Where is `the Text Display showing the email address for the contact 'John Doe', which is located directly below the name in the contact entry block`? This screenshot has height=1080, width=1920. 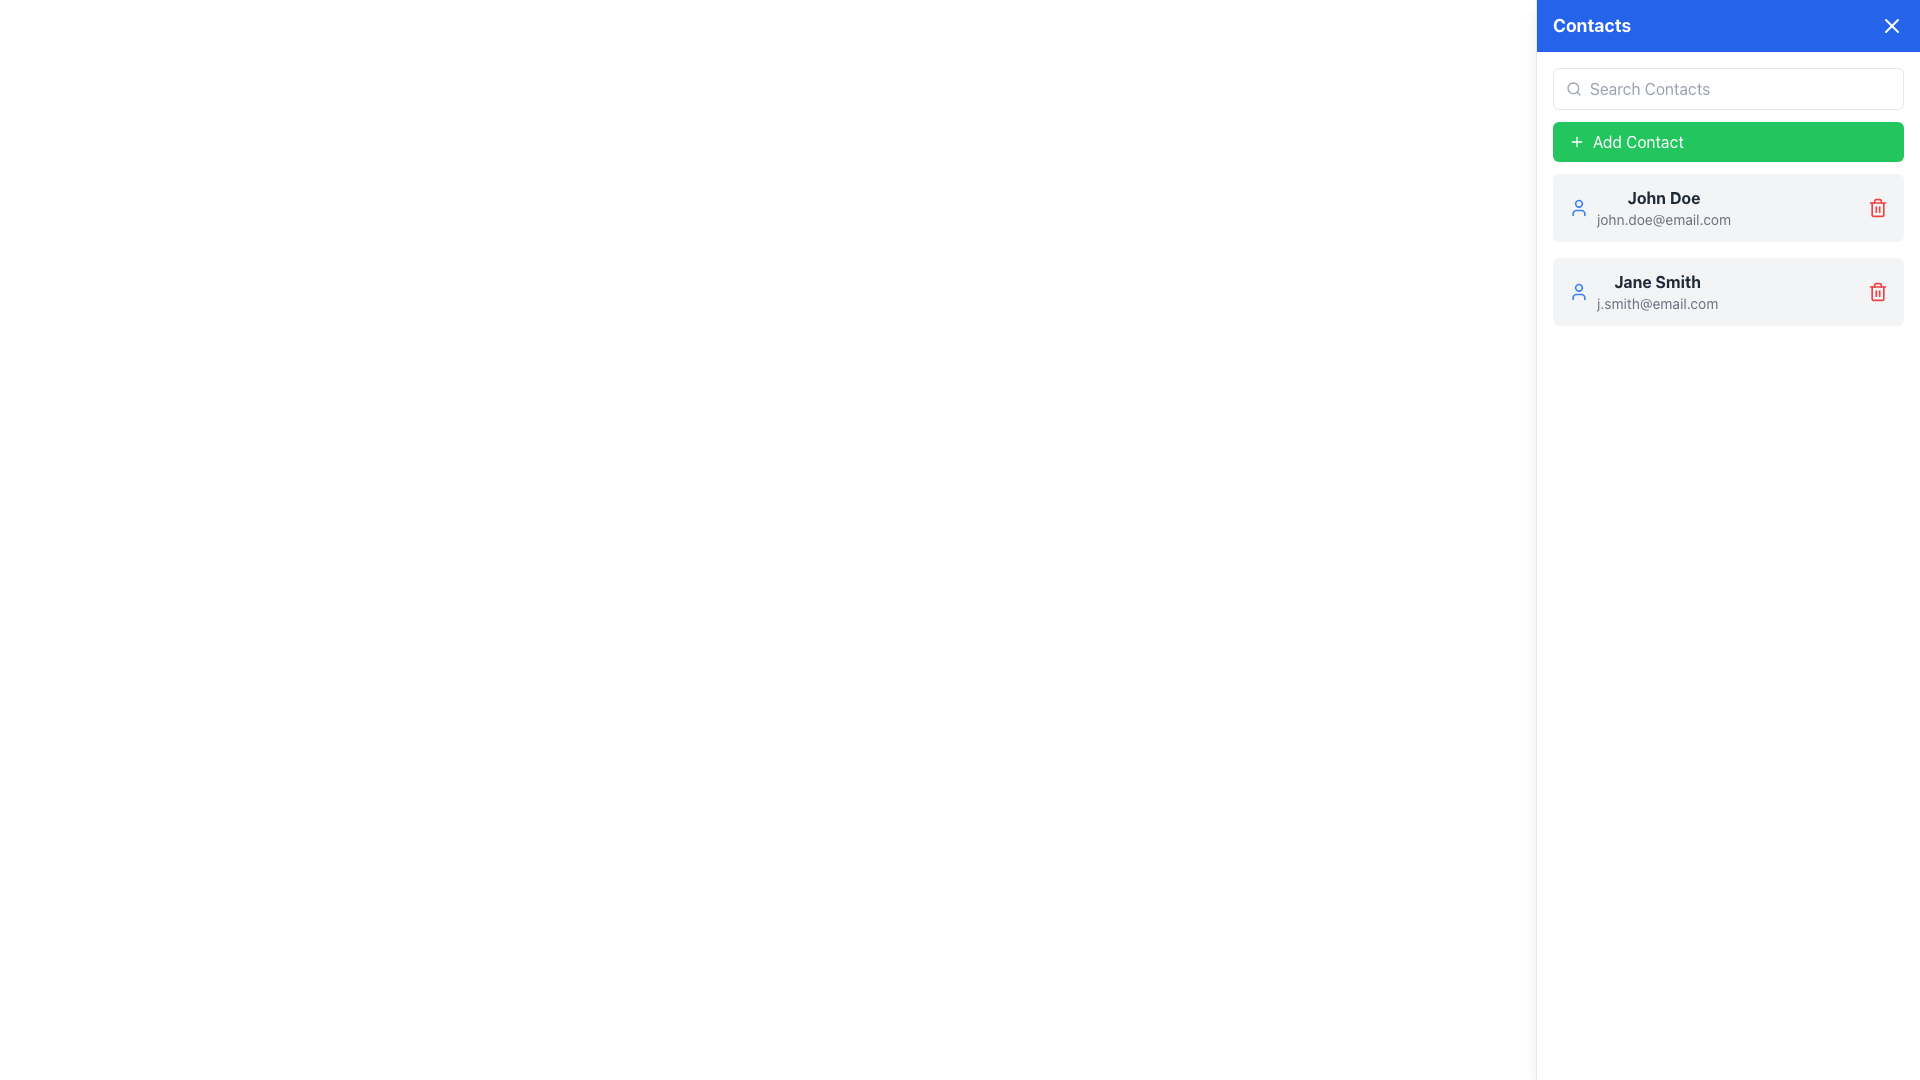 the Text Display showing the email address for the contact 'John Doe', which is located directly below the name in the contact entry block is located at coordinates (1664, 219).